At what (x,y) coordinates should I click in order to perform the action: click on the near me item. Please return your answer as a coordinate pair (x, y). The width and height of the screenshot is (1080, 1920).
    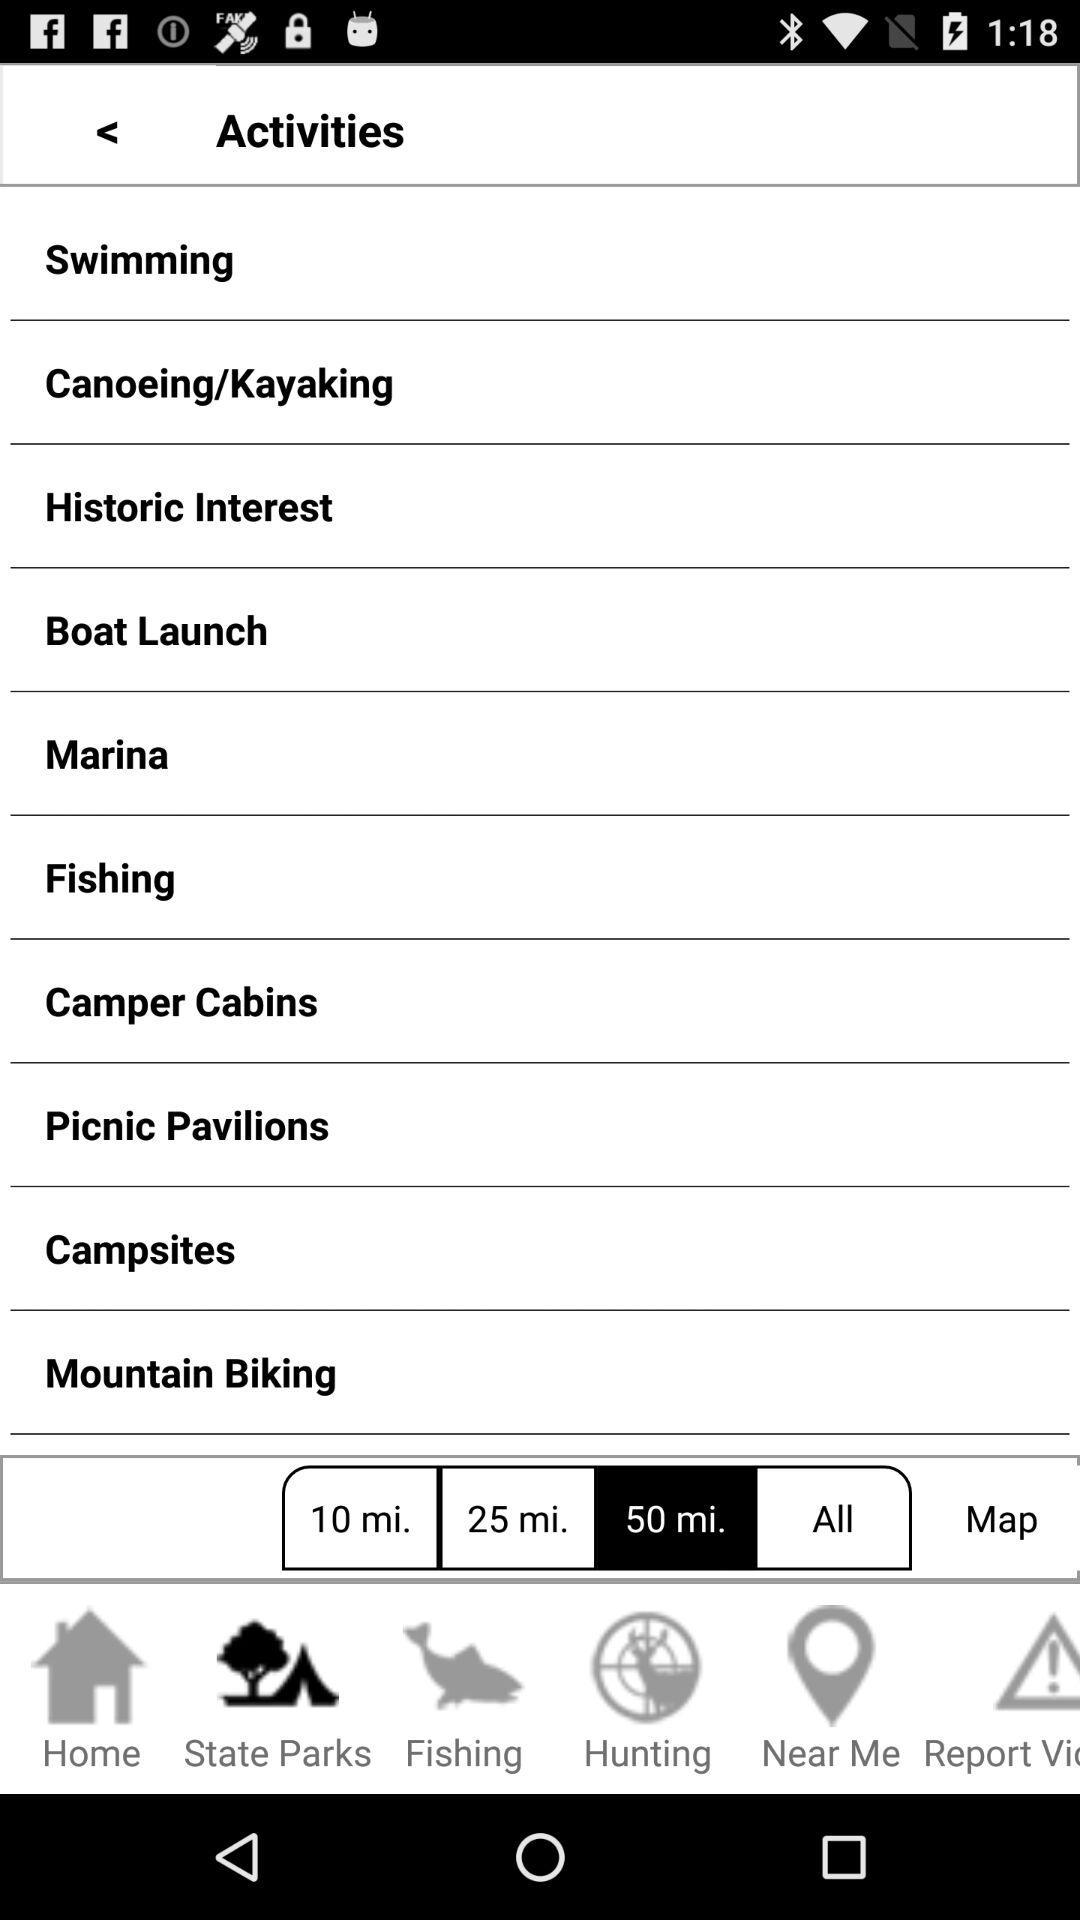
    Looking at the image, I should click on (831, 1689).